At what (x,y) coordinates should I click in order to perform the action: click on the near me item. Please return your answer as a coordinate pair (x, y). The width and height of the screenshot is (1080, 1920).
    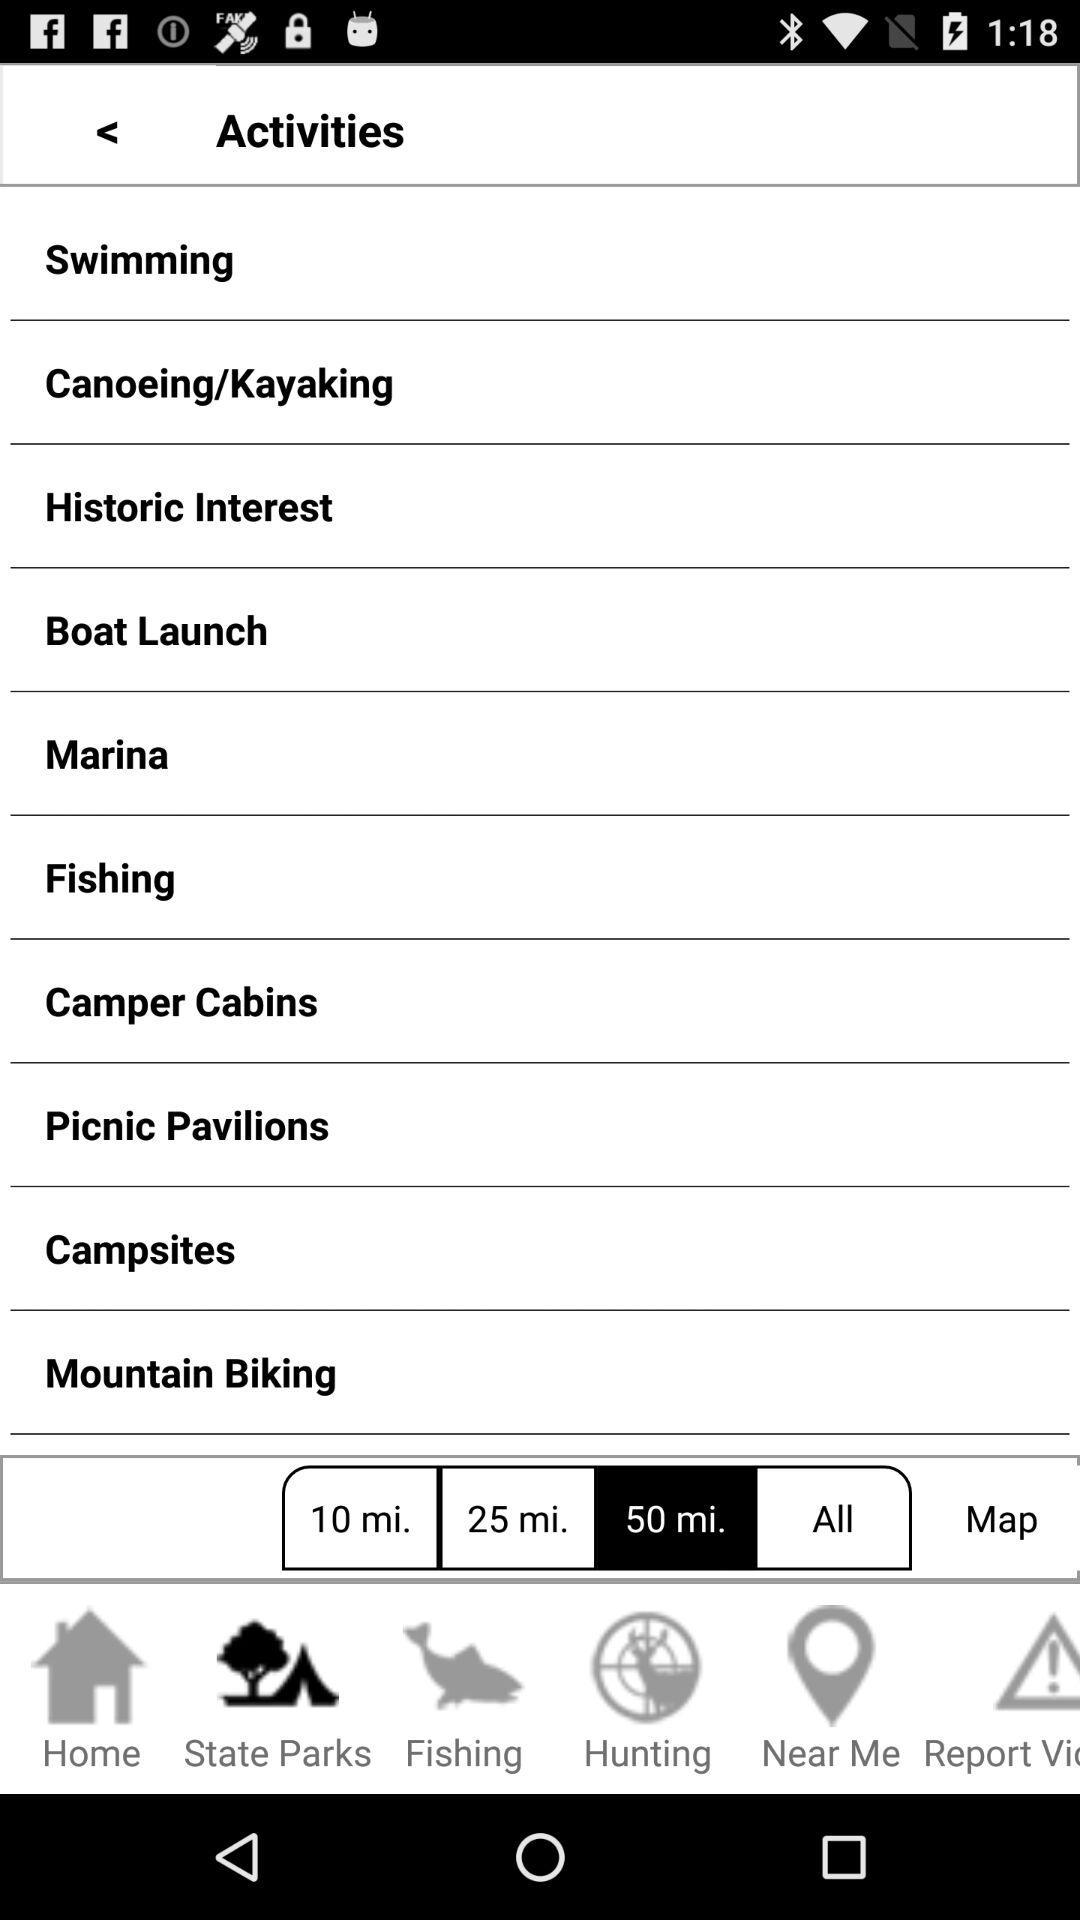
    Looking at the image, I should click on (831, 1689).